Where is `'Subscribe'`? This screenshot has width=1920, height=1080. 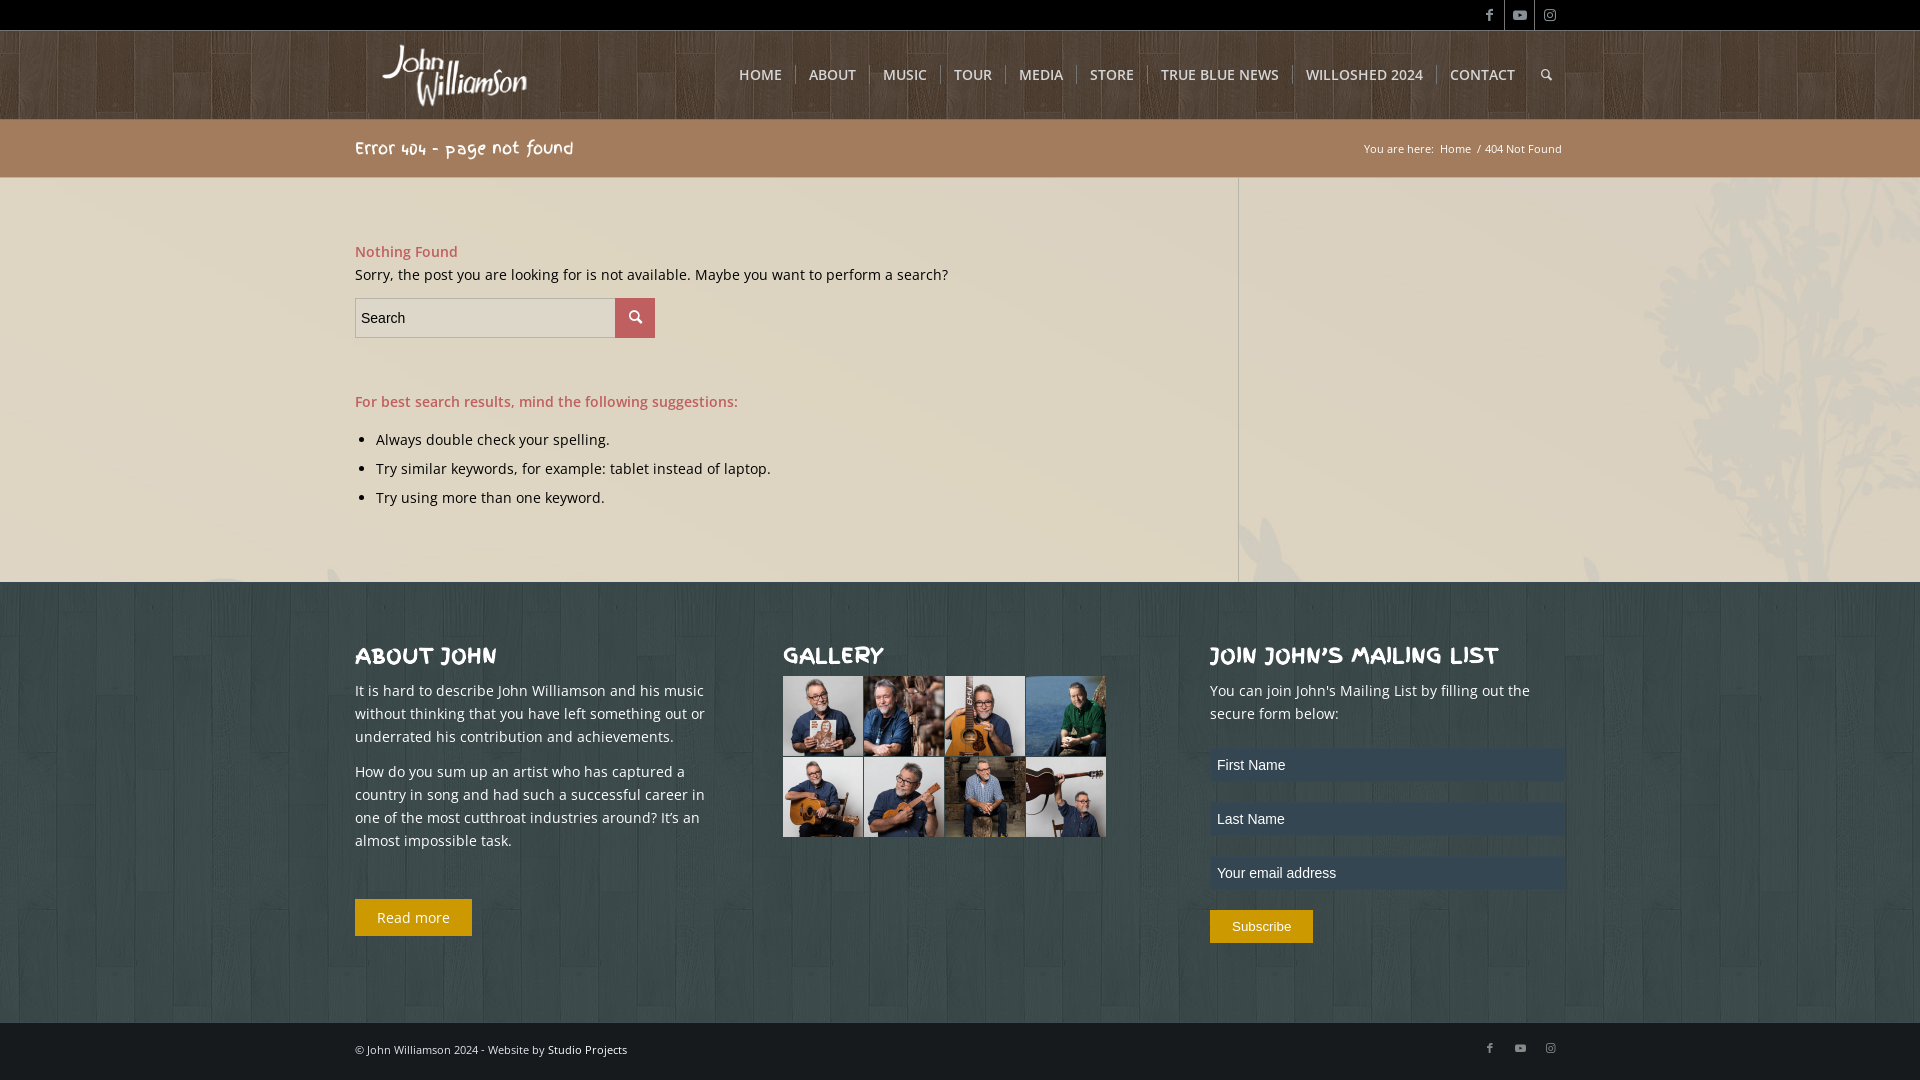 'Subscribe' is located at coordinates (1260, 926).